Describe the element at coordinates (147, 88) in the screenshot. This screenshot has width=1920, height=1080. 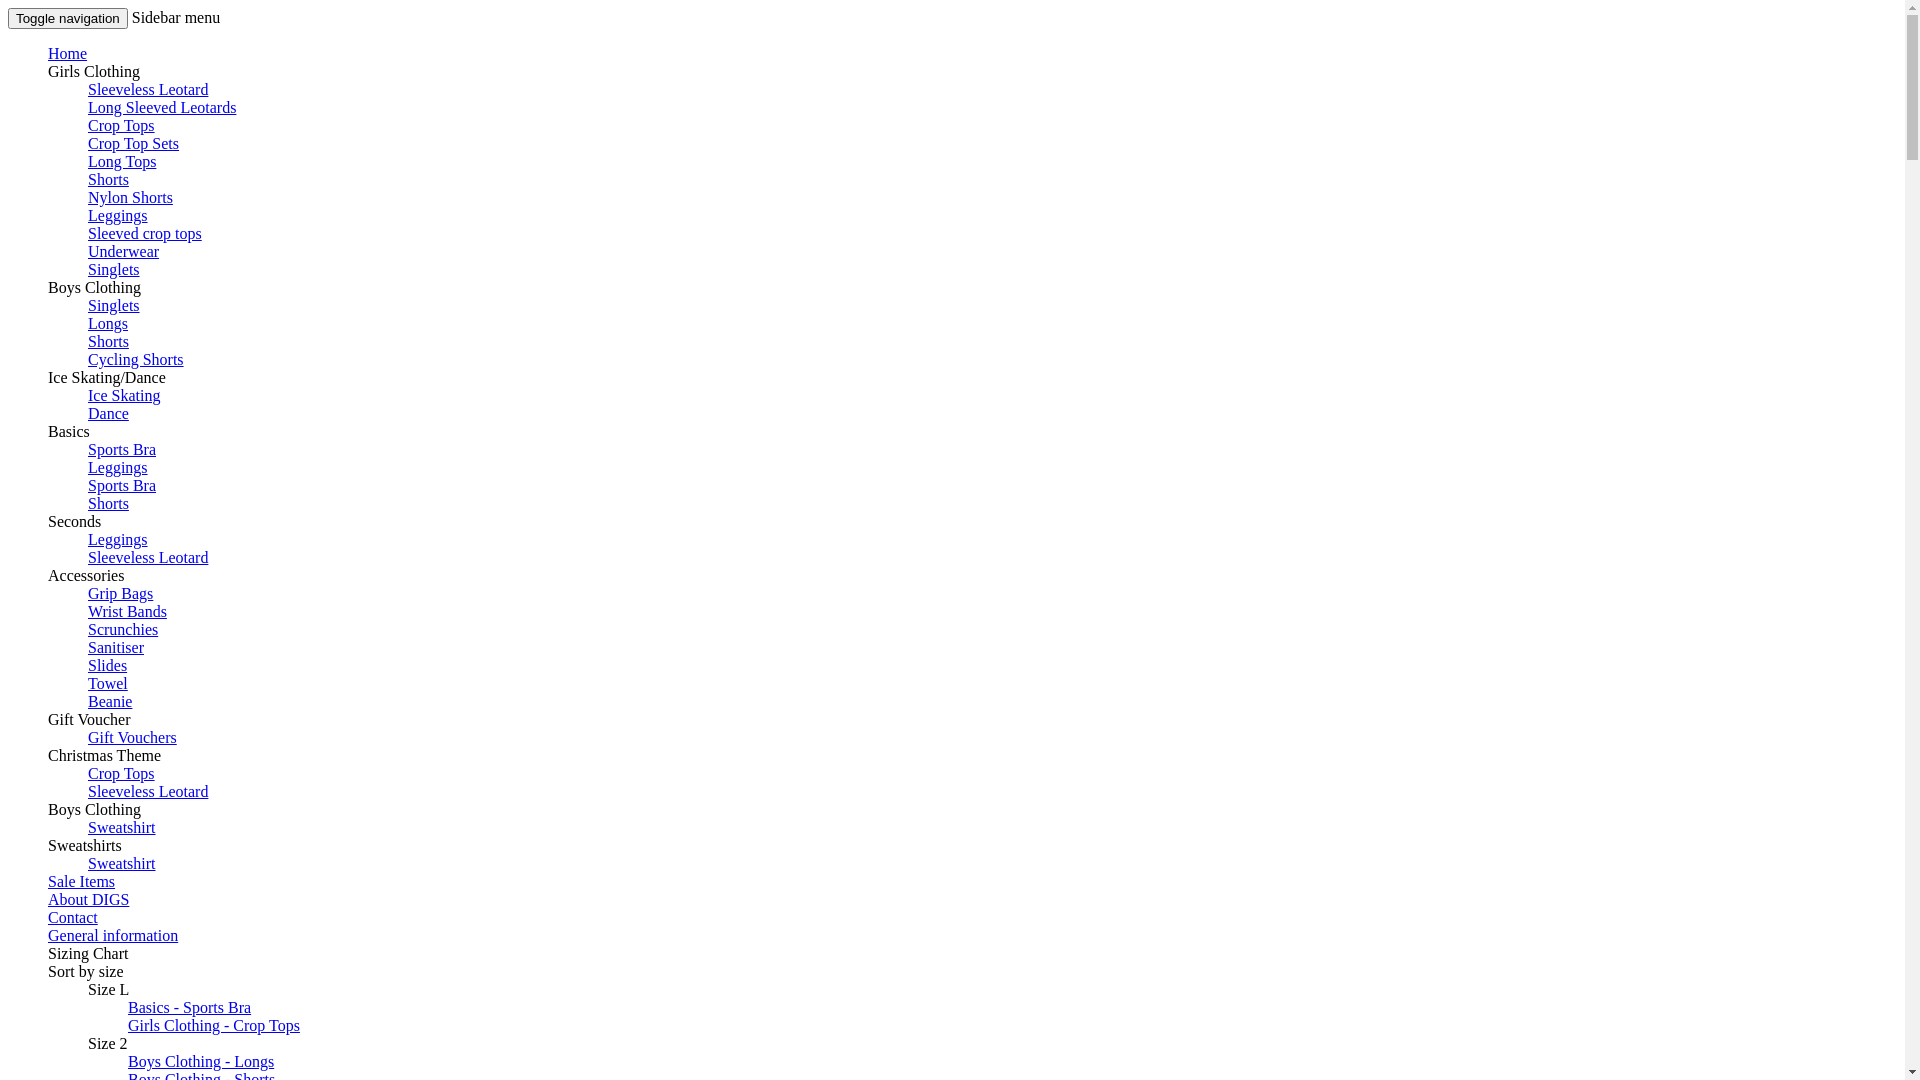
I see `'Sleeveless Leotard'` at that location.